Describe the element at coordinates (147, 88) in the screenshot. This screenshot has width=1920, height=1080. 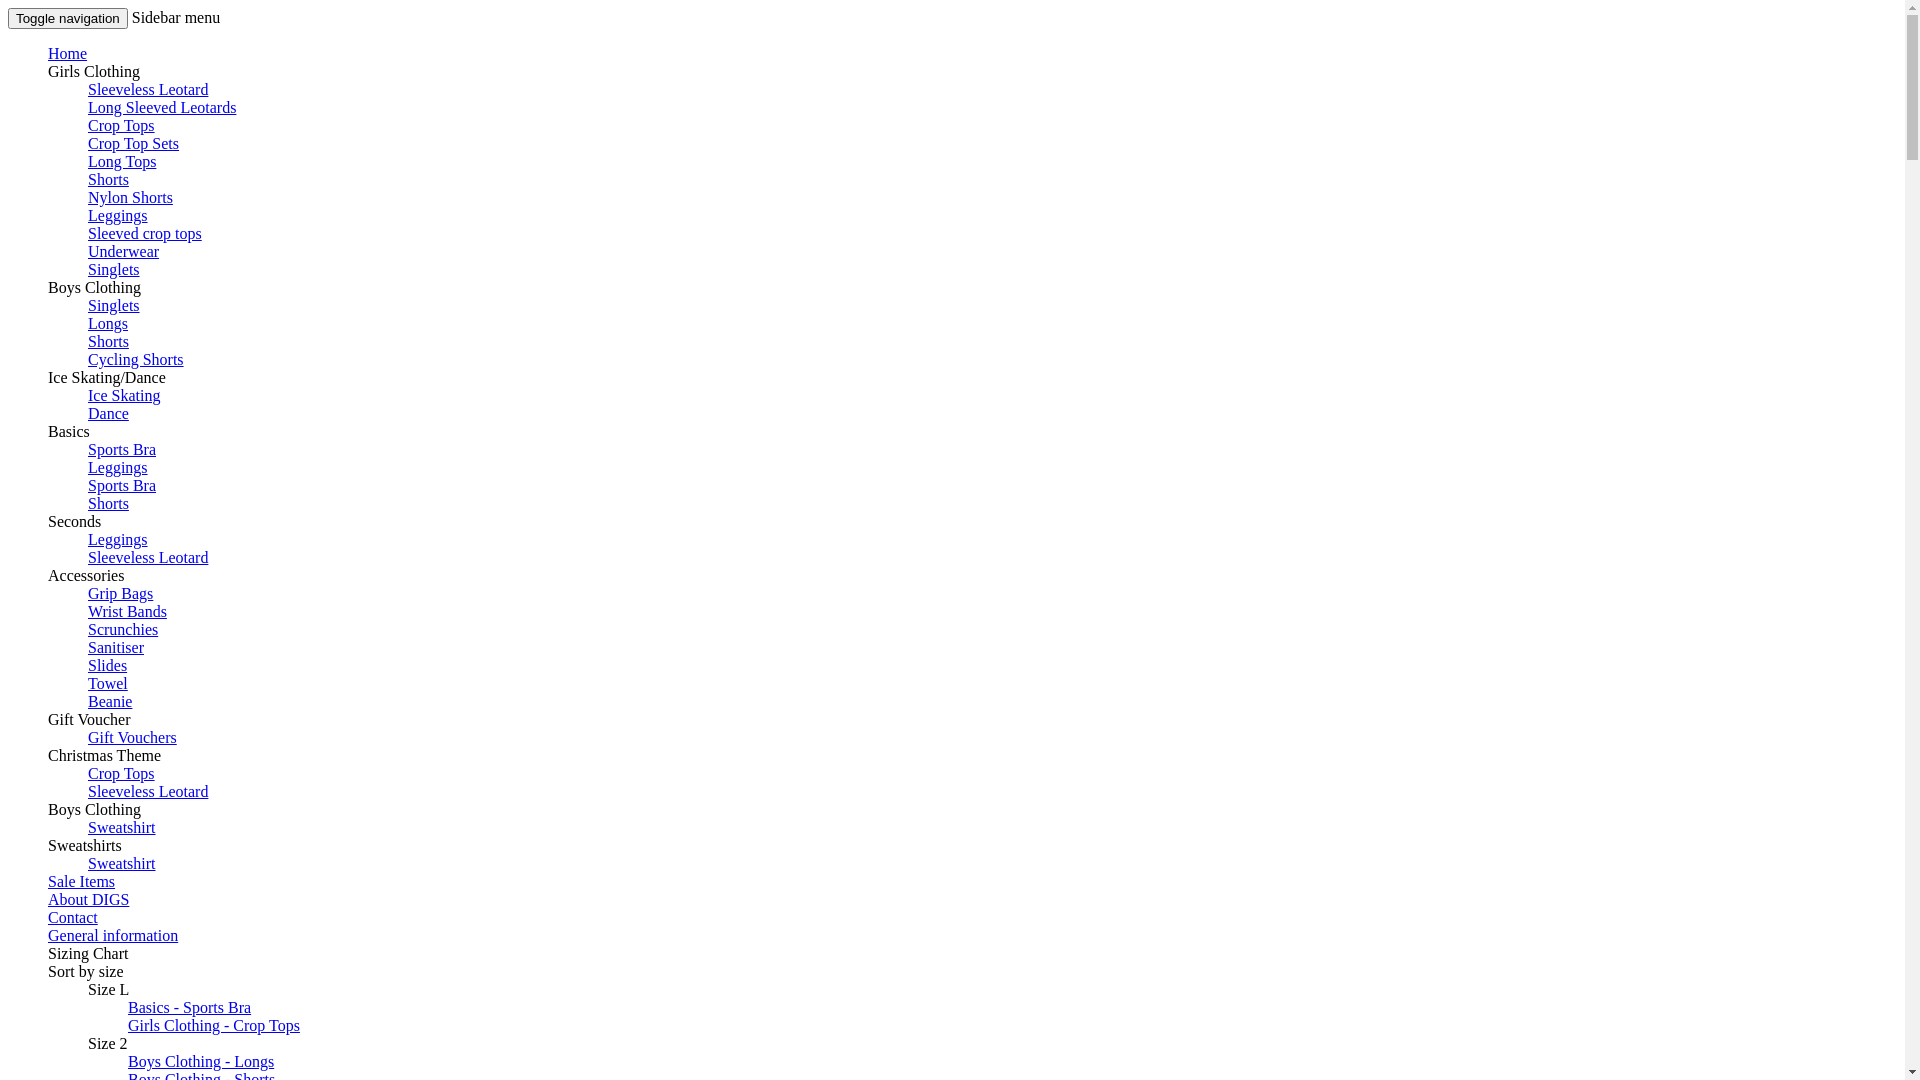
I see `'Sleeveless Leotard'` at that location.